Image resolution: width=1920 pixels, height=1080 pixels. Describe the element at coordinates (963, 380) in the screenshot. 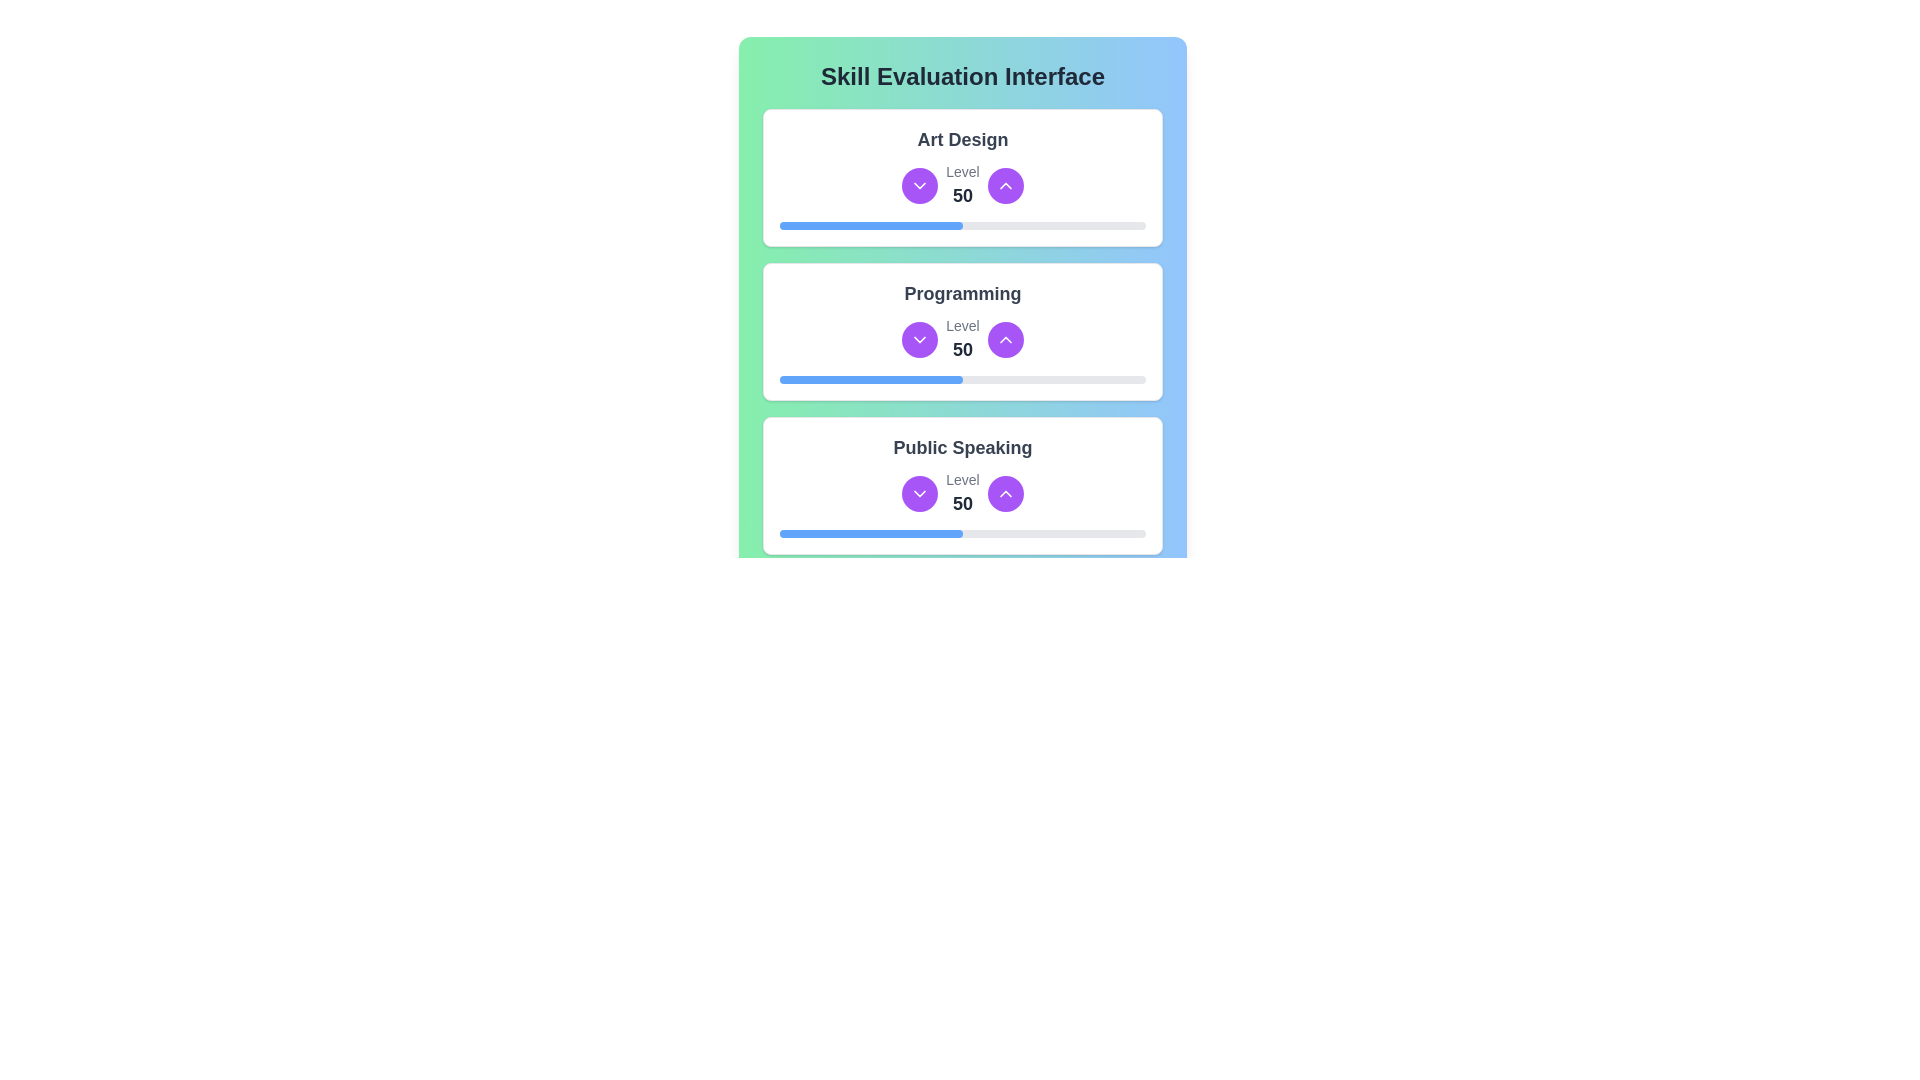

I see `the progress bar that visually represents a 'Programming' skill level of 50%, located below the text 'Programming' and 'Level 50.'` at that location.